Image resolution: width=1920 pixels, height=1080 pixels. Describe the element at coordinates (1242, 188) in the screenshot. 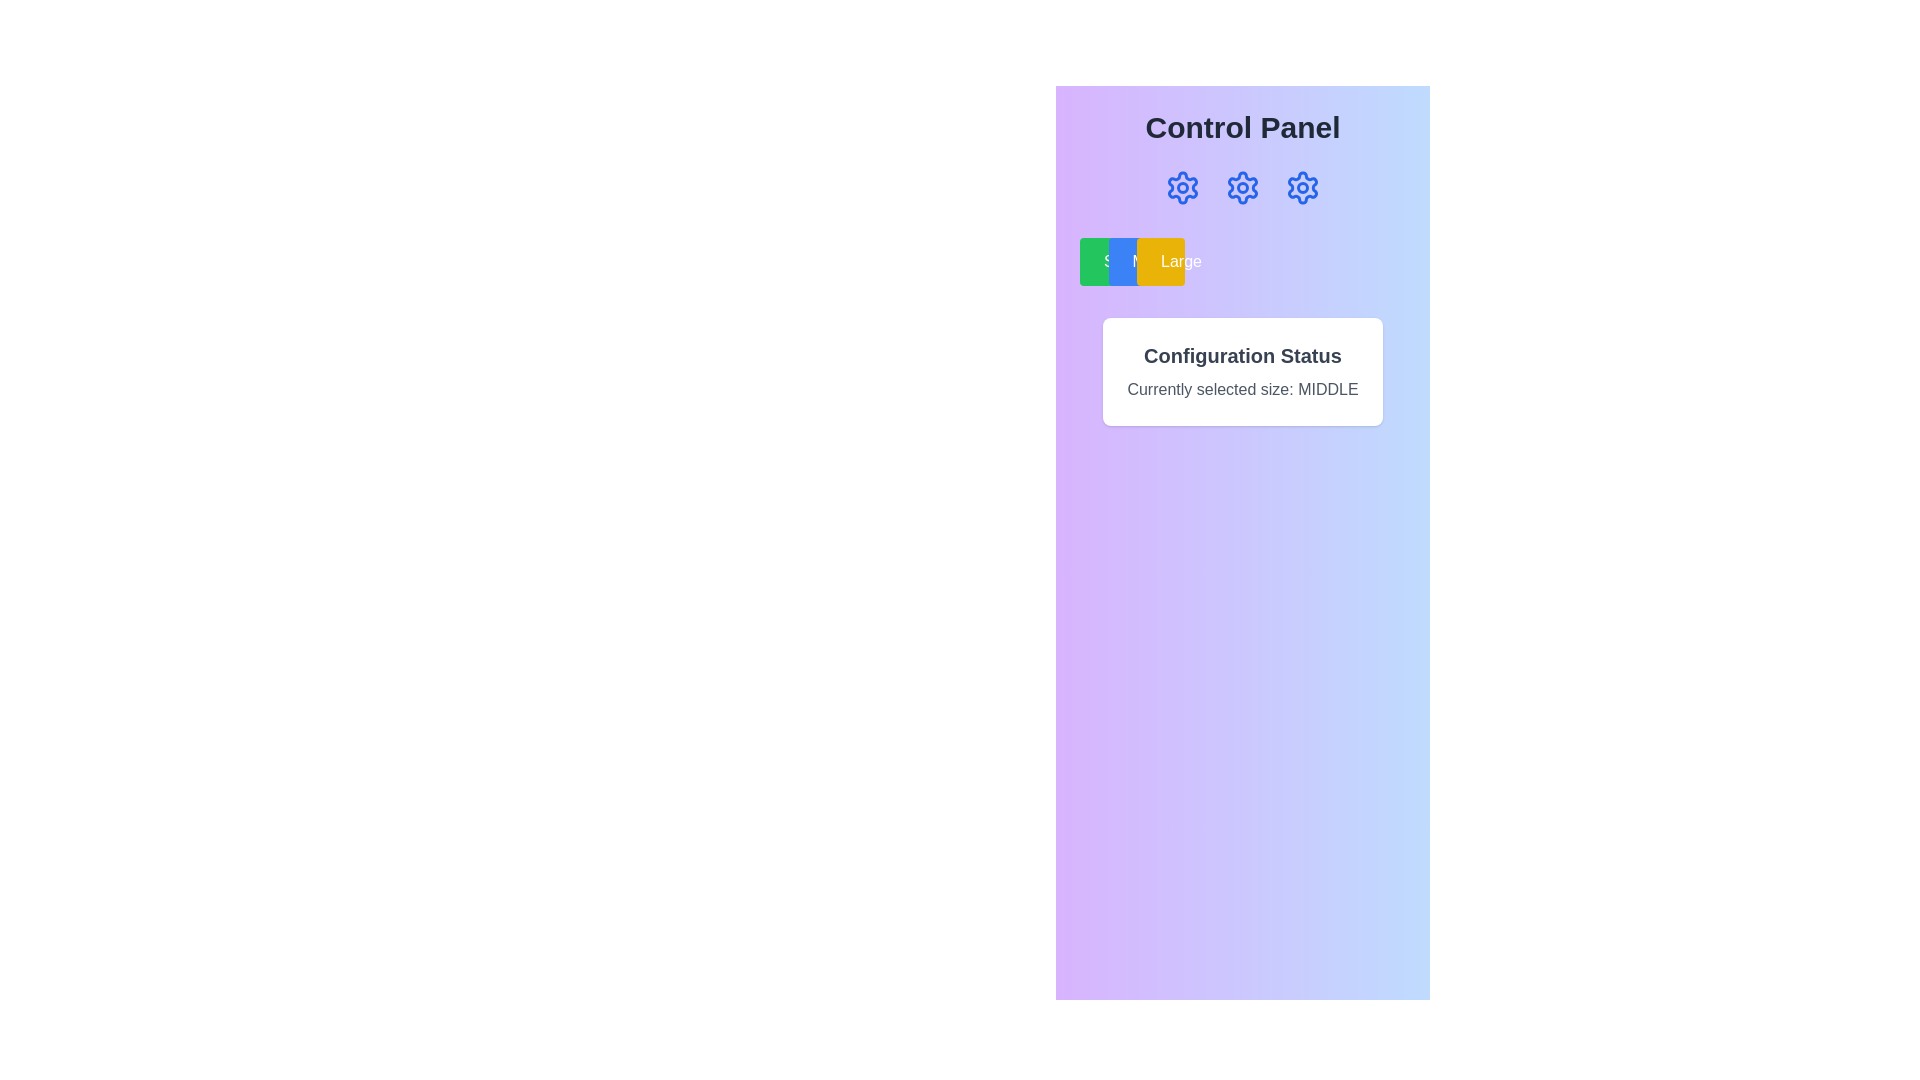

I see `the central circle of the second gear icon located under the 'Control Panel' title in the top section of the interface` at that location.